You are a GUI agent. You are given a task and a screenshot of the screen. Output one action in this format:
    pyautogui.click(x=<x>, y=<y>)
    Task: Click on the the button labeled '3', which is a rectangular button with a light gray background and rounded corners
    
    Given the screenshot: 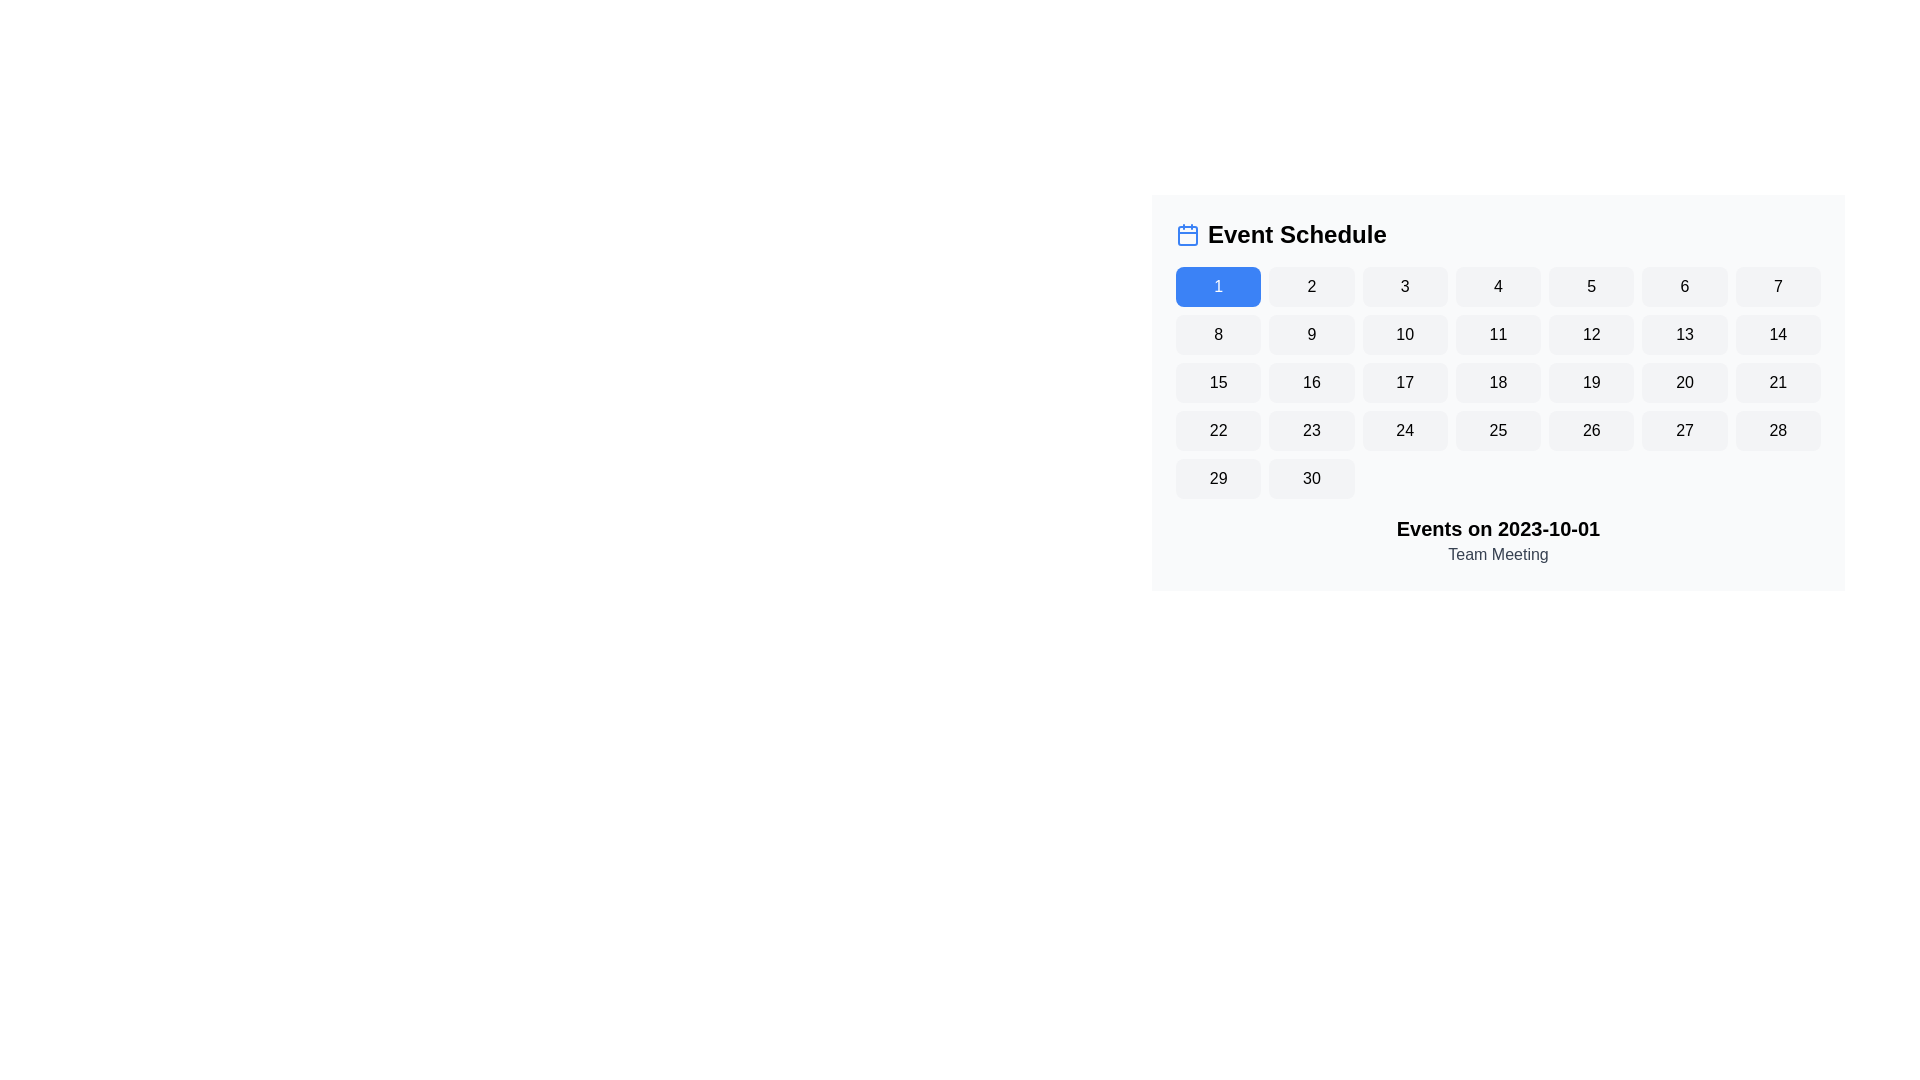 What is the action you would take?
    pyautogui.click(x=1404, y=286)
    